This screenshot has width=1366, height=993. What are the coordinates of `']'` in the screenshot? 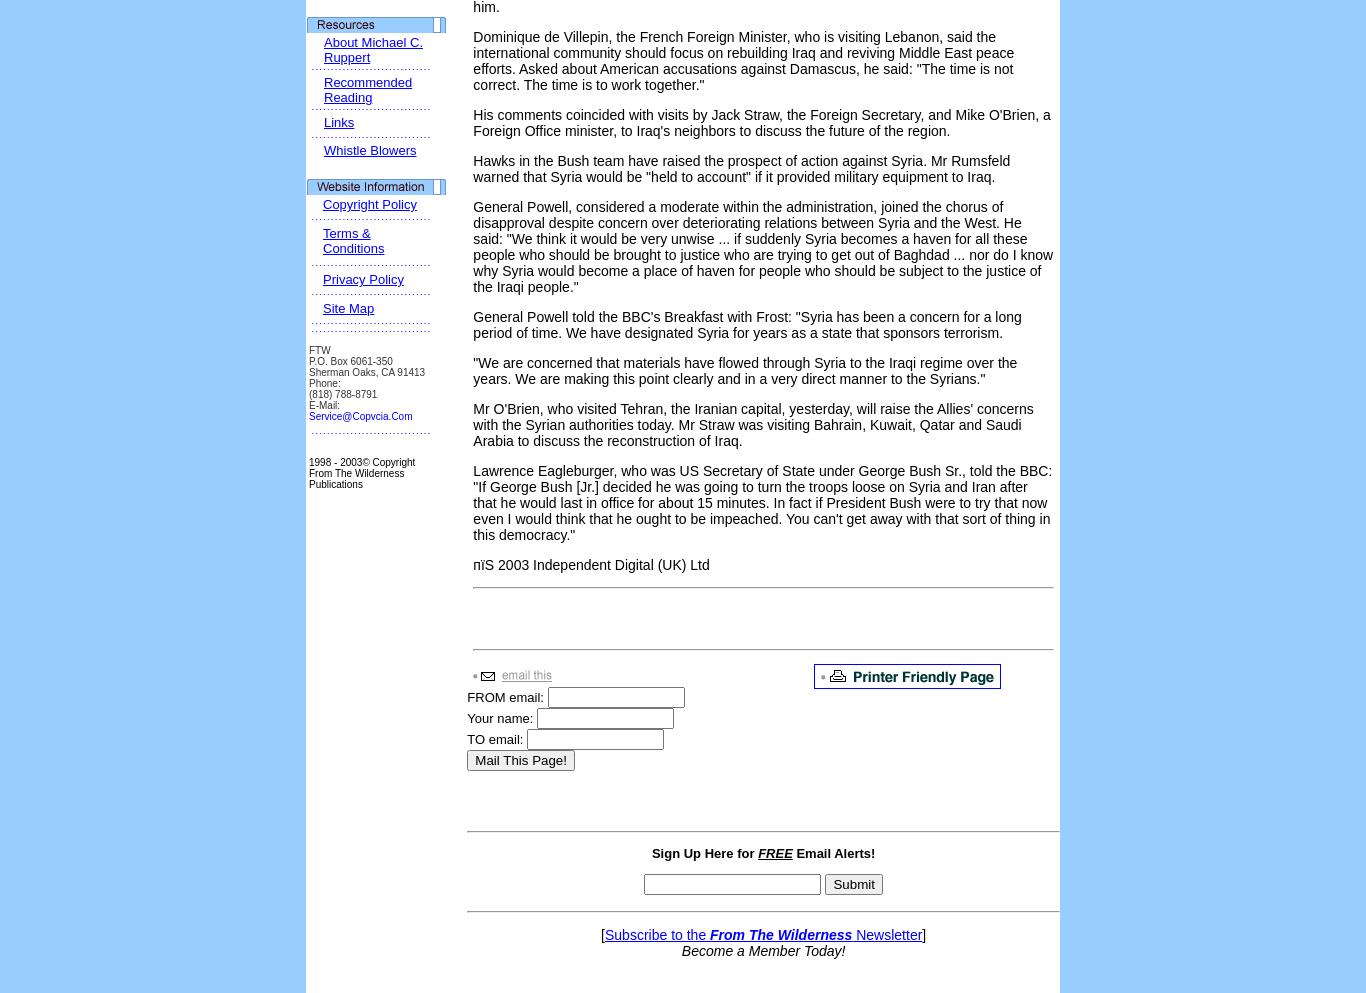 It's located at (923, 934).